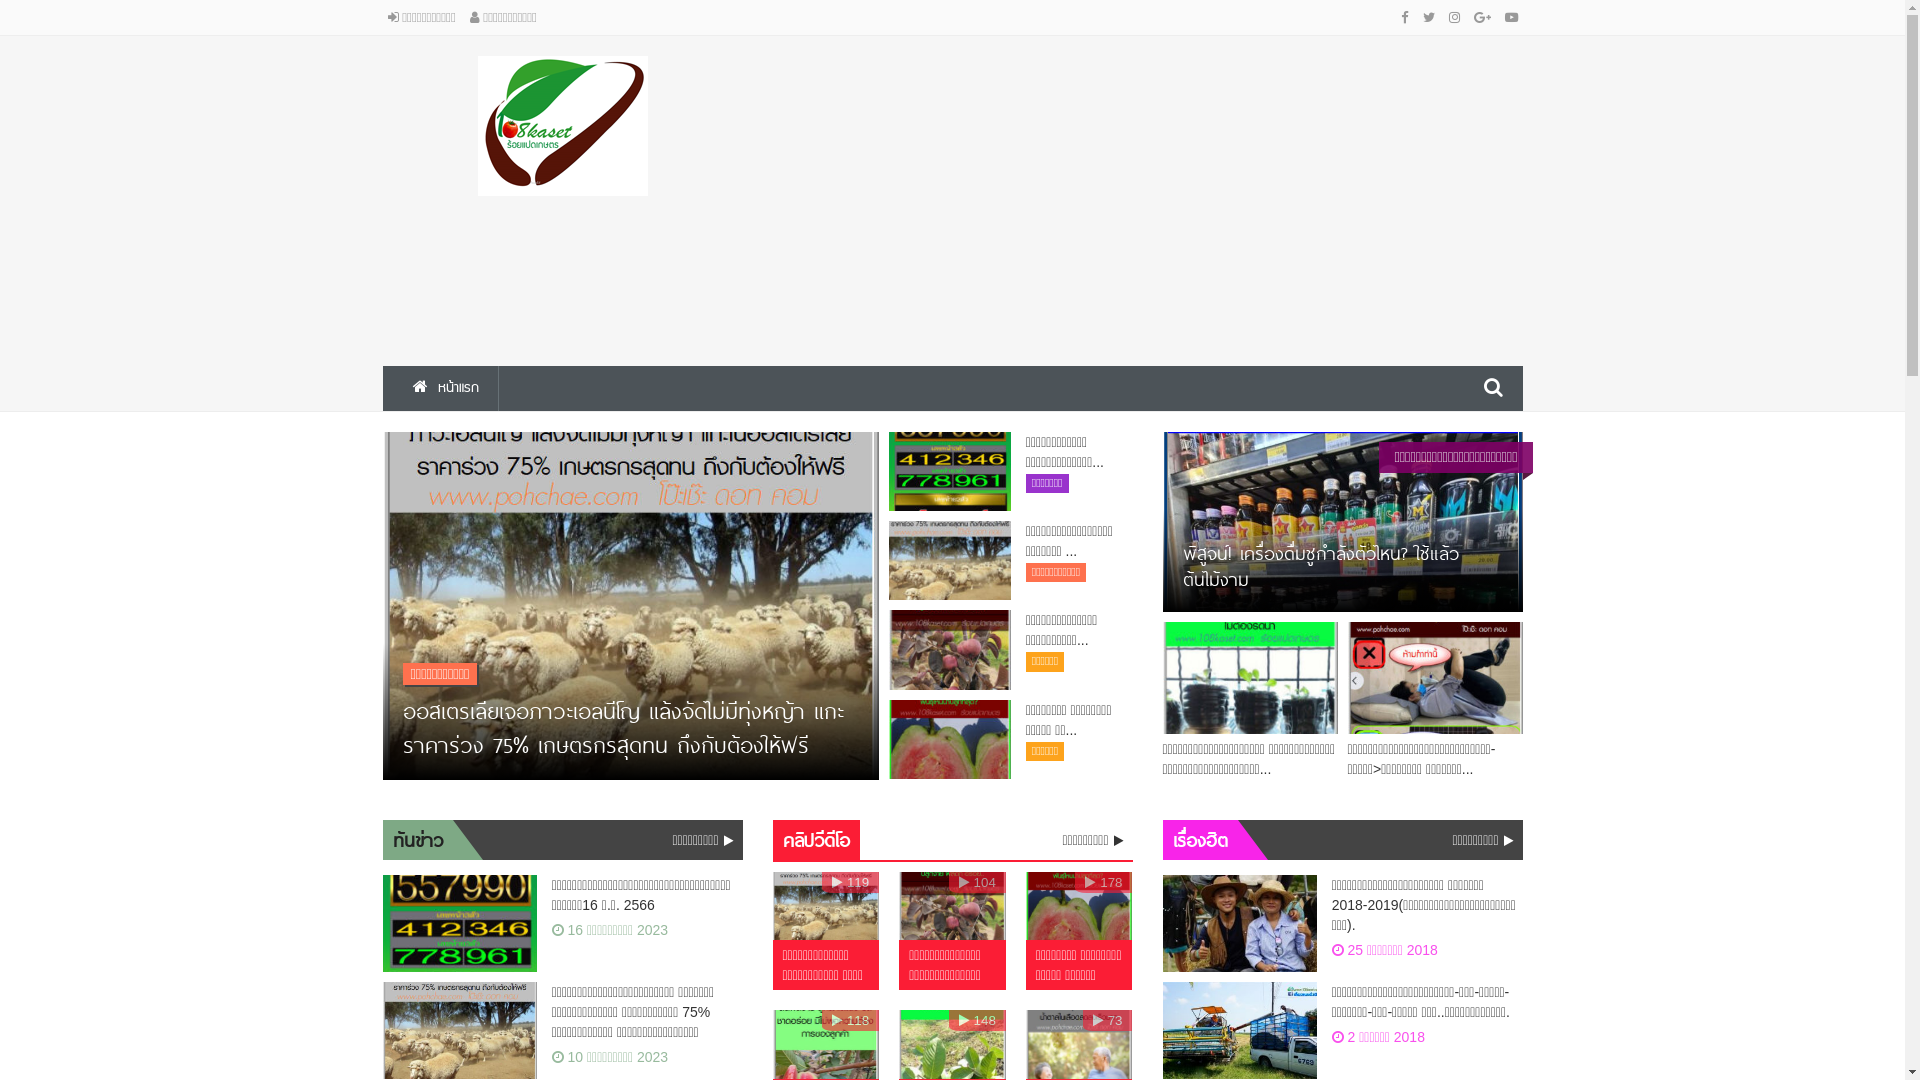  What do you see at coordinates (771, 196) in the screenshot?
I see `'Advertisement'` at bounding box center [771, 196].